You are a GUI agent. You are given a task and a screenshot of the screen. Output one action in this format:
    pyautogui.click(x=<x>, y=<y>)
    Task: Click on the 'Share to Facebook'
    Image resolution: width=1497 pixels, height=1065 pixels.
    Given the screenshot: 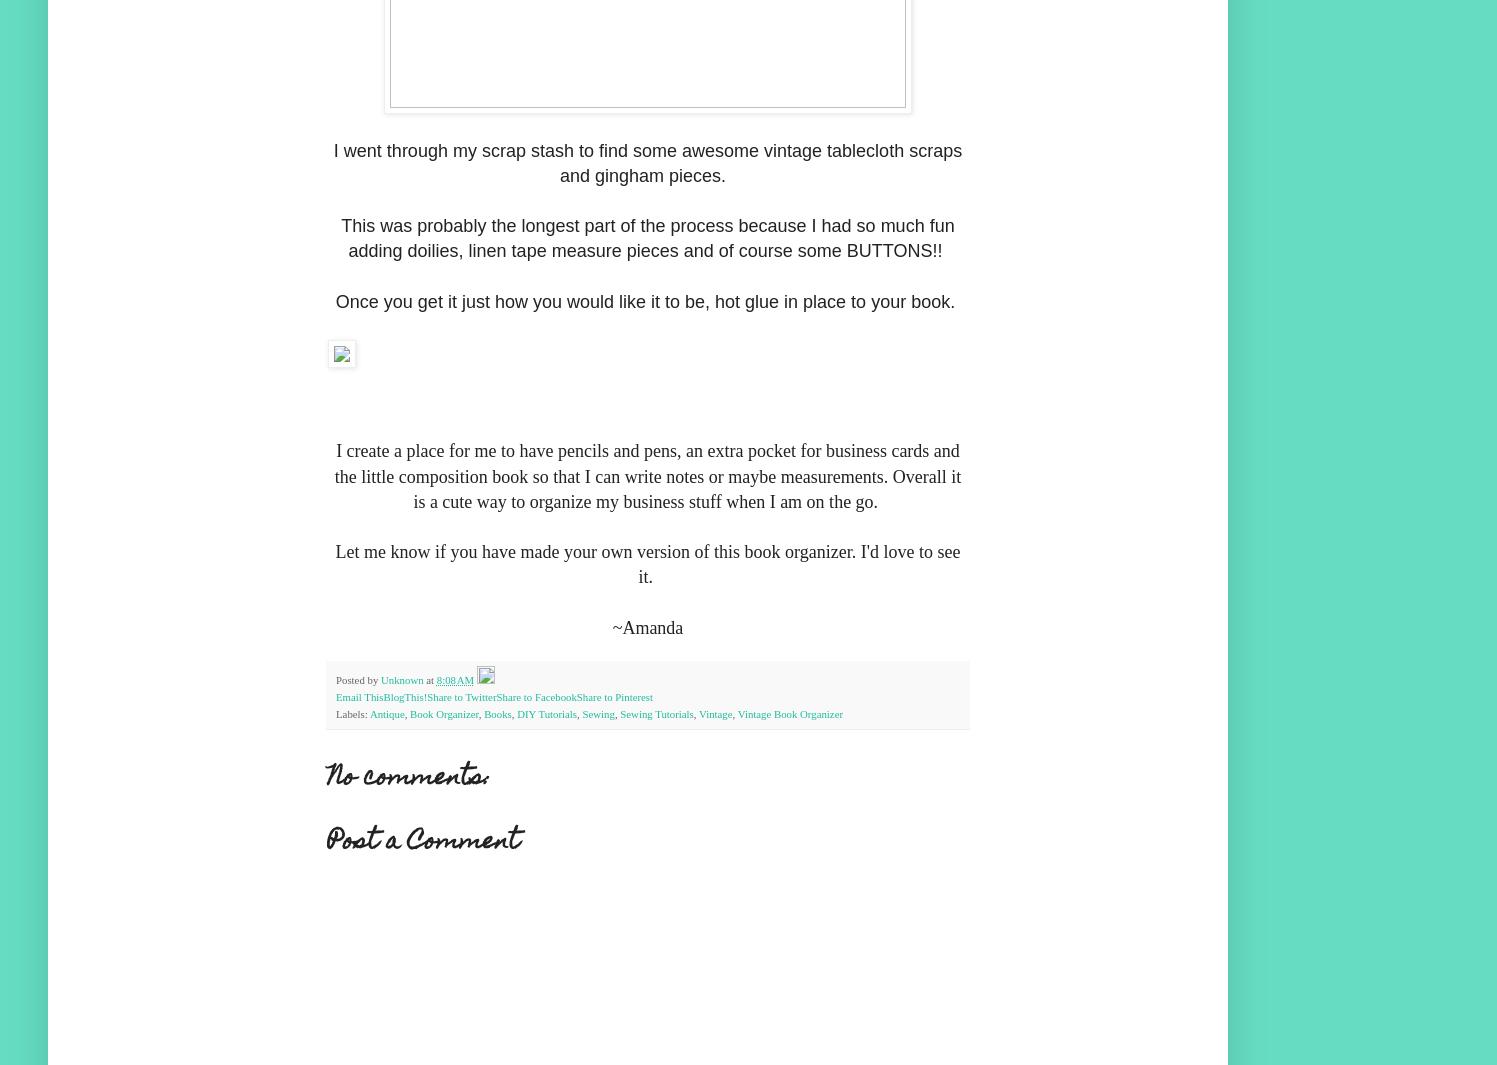 What is the action you would take?
    pyautogui.click(x=535, y=697)
    